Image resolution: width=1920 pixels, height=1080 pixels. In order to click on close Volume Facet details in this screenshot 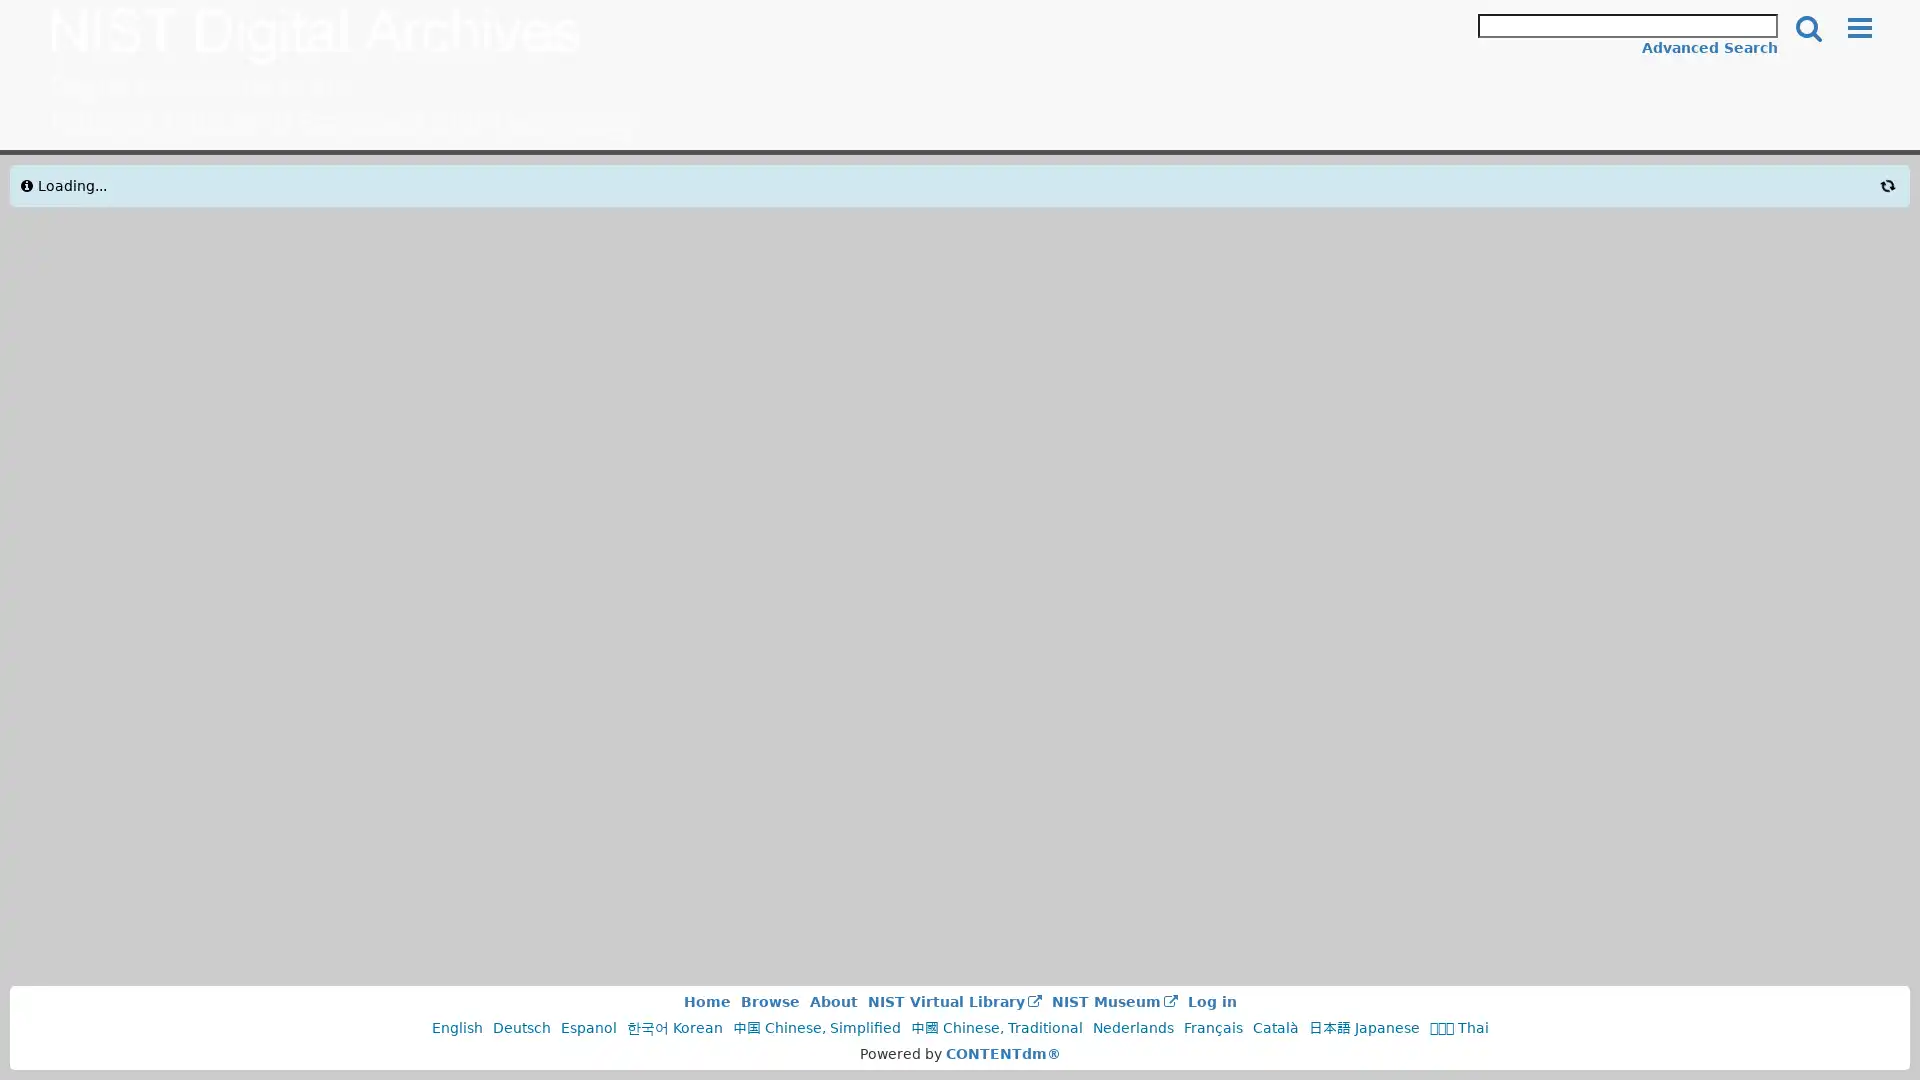, I will do `click(92, 650)`.